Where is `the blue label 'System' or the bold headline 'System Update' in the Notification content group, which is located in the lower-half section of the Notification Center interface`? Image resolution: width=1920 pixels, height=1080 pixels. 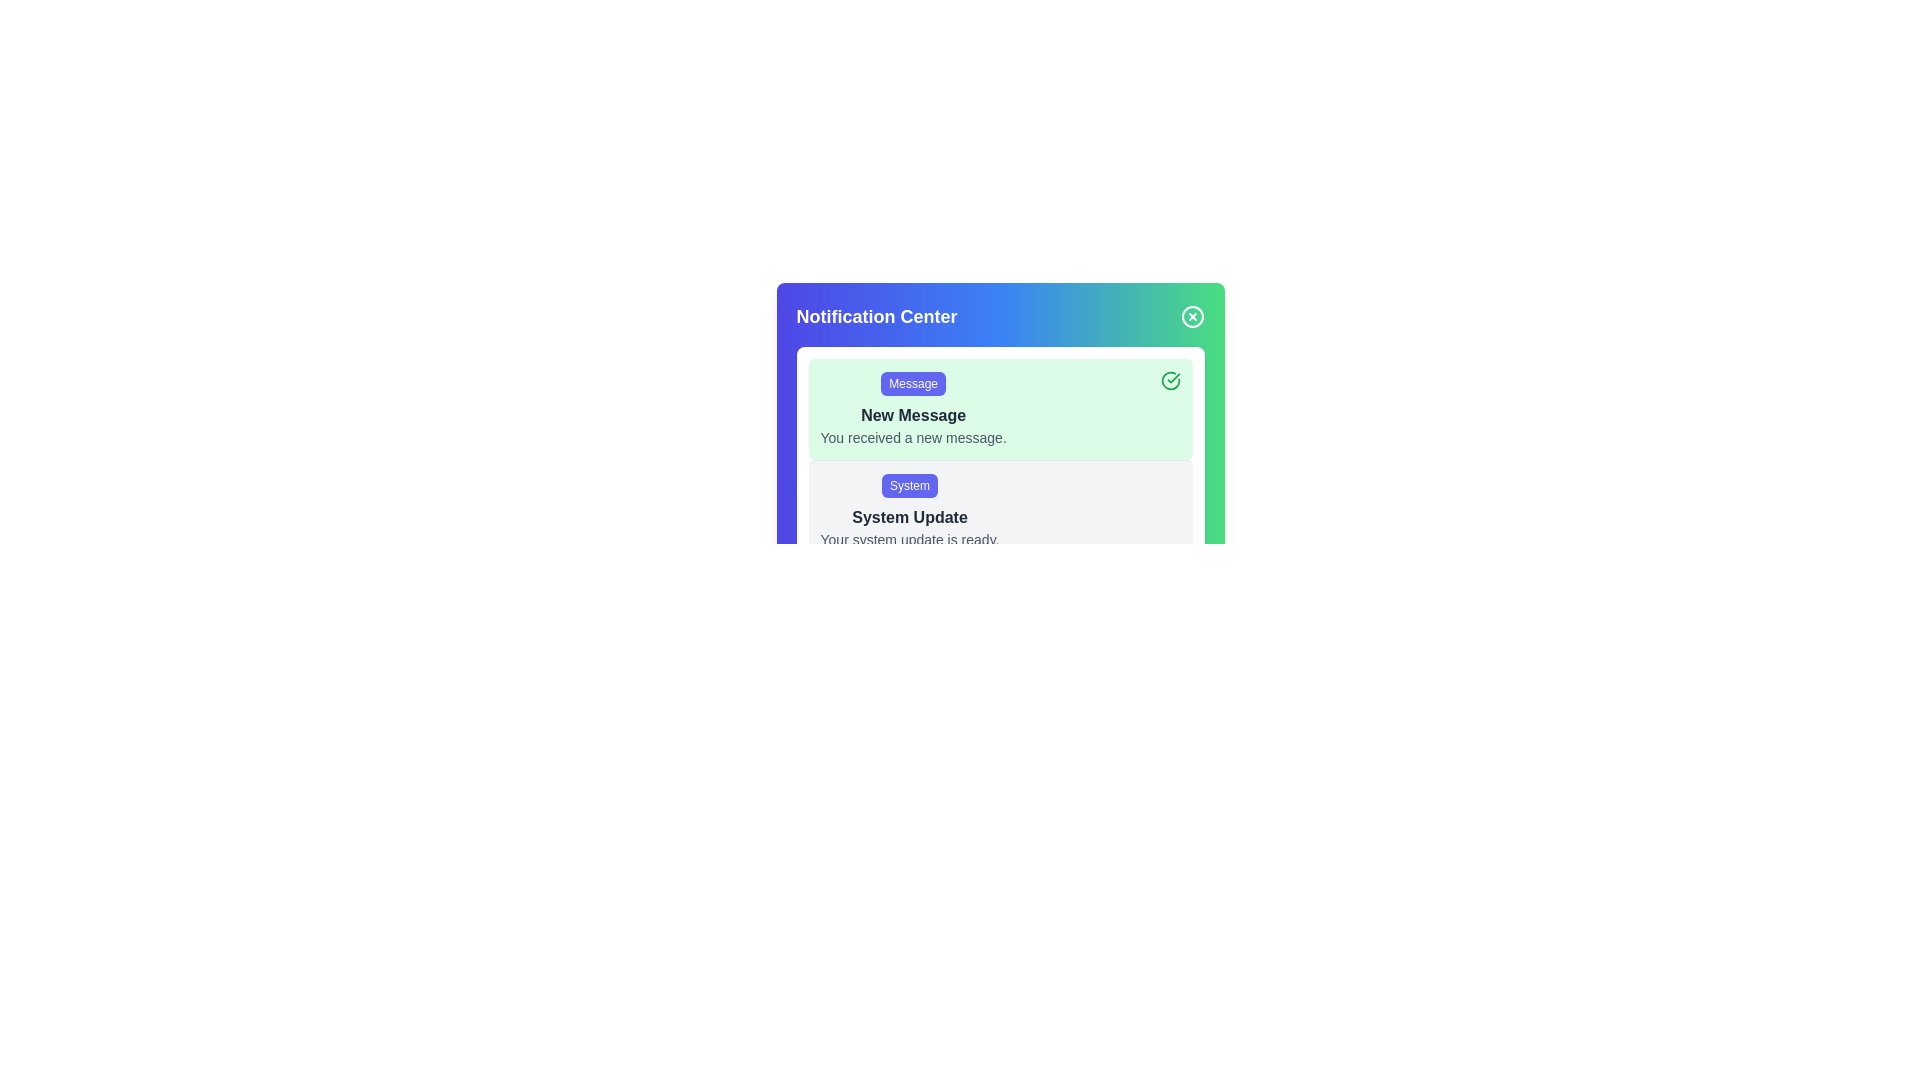 the blue label 'System' or the bold headline 'System Update' in the Notification content group, which is located in the lower-half section of the Notification Center interface is located at coordinates (909, 509).